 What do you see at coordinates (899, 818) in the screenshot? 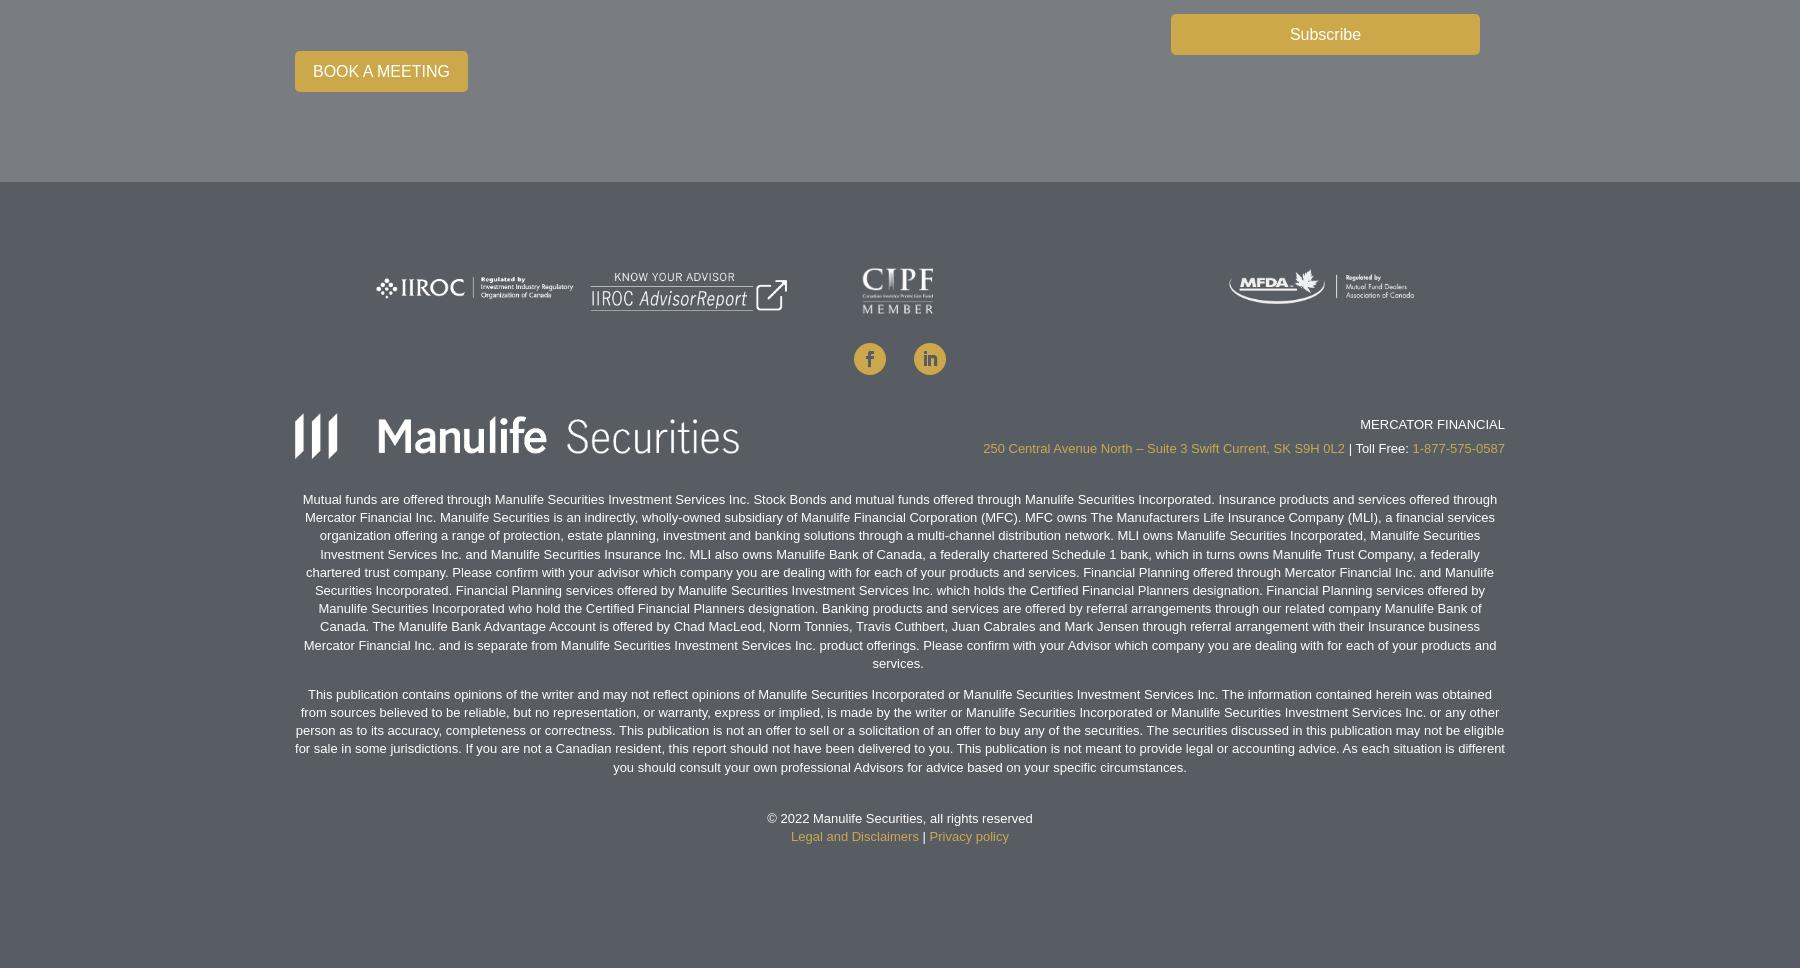
I see `'© 2022 Manulife Securities, all rights reserved'` at bounding box center [899, 818].